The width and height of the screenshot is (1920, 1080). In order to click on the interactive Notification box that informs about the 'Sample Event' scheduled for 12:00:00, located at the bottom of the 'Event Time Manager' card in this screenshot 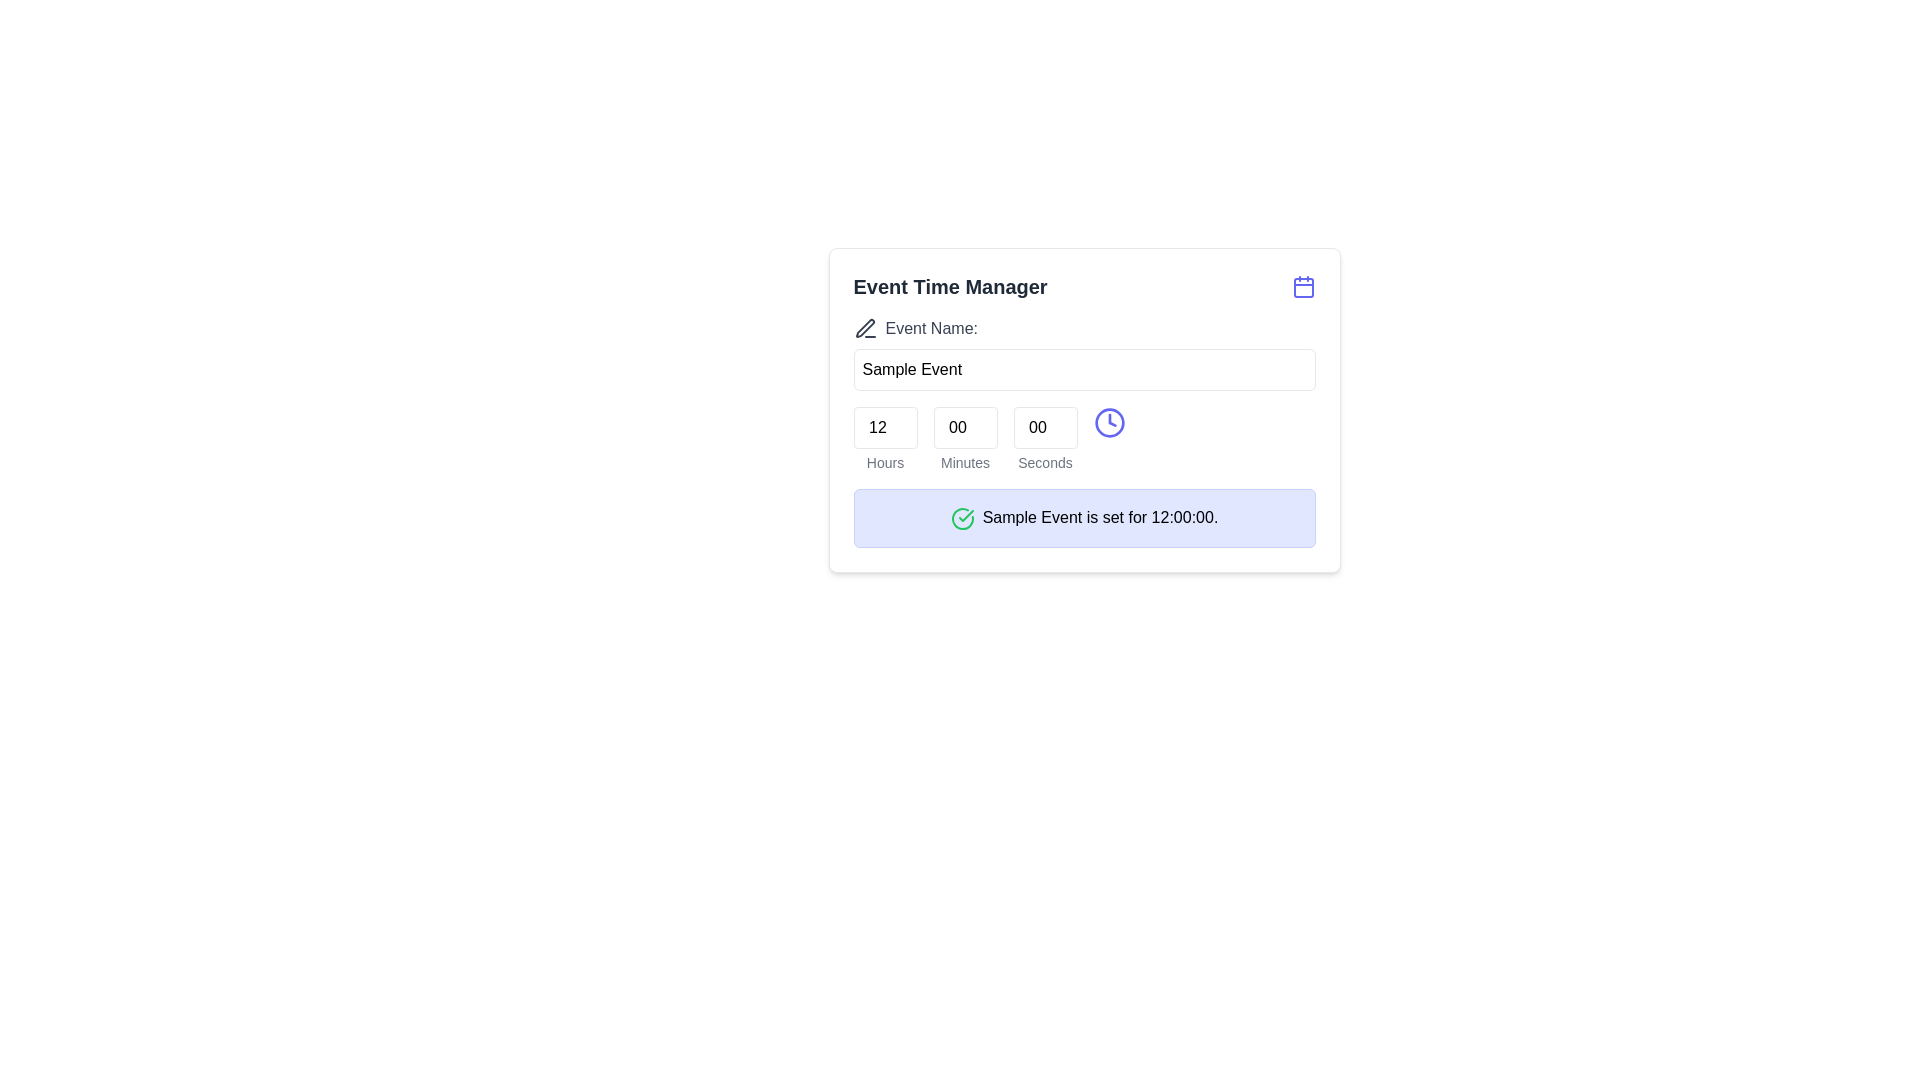, I will do `click(1083, 517)`.